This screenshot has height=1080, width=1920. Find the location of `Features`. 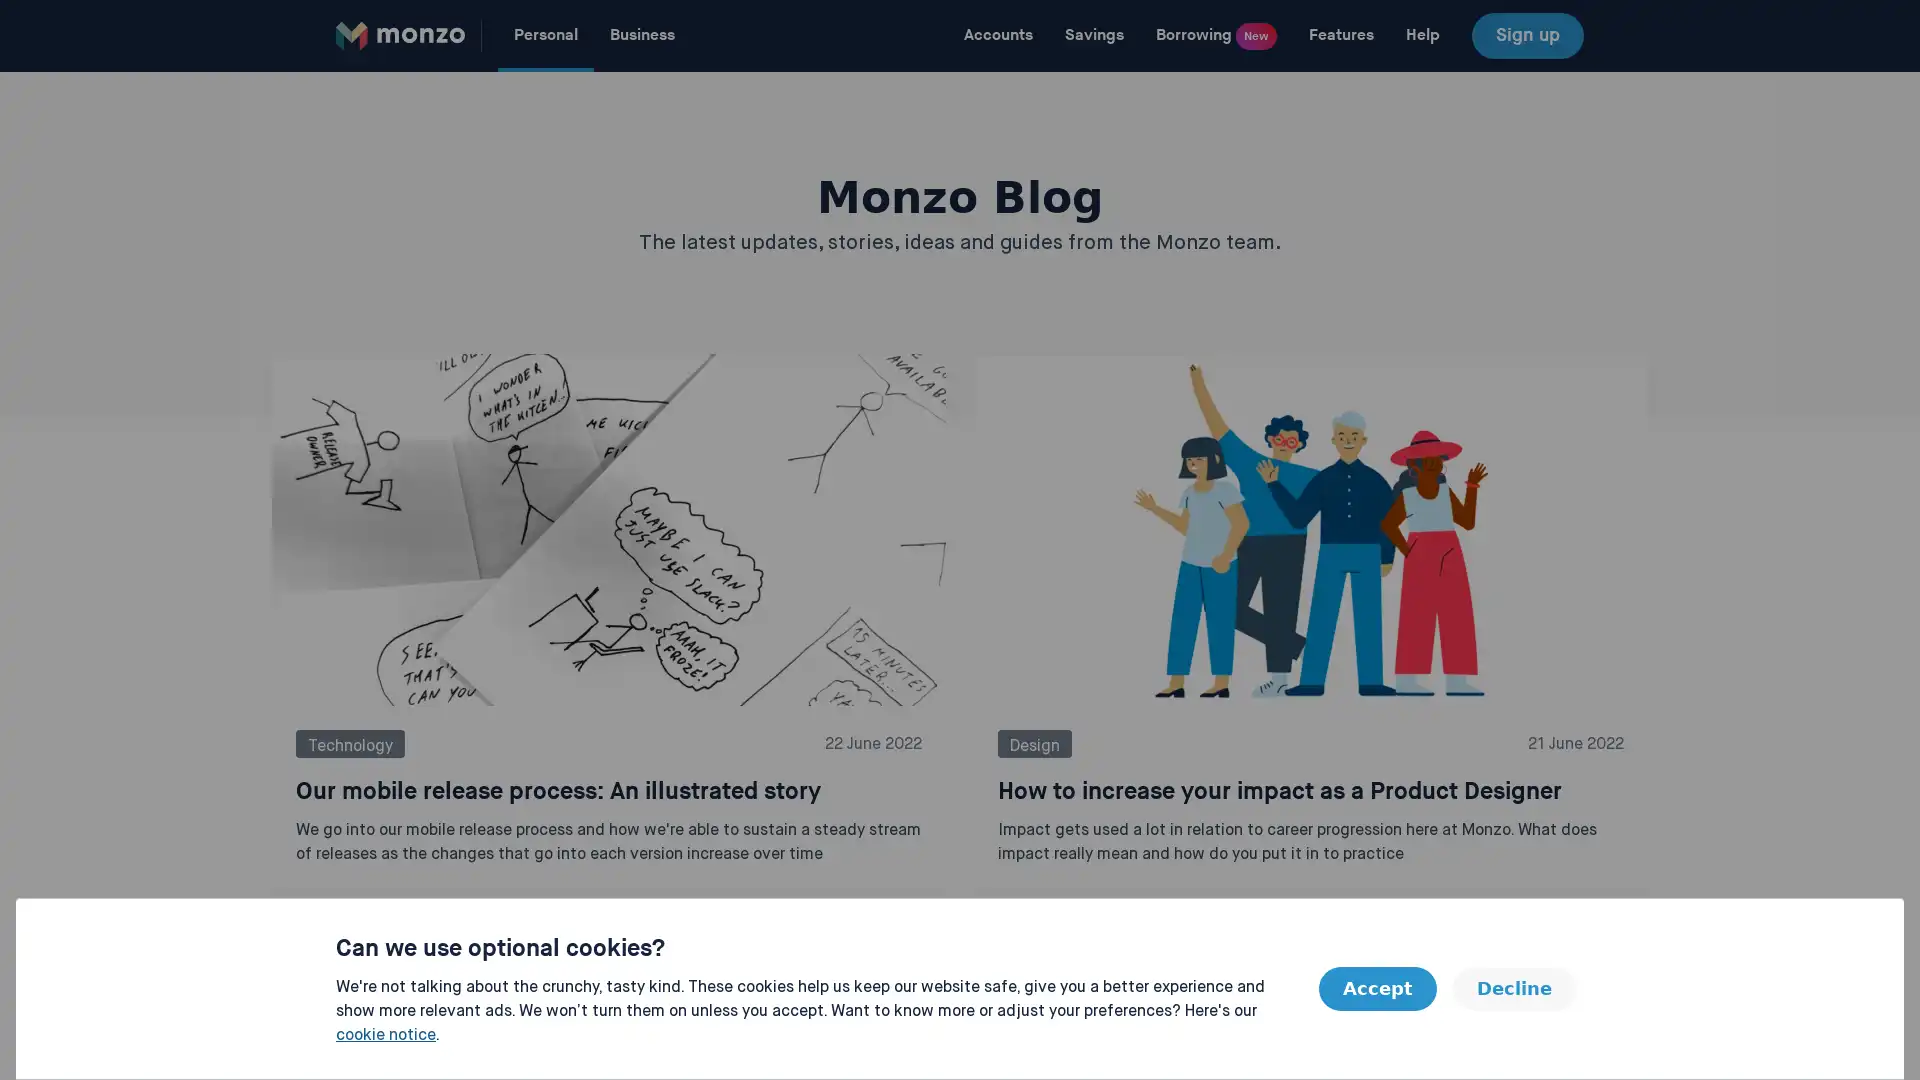

Features is located at coordinates (1341, 35).